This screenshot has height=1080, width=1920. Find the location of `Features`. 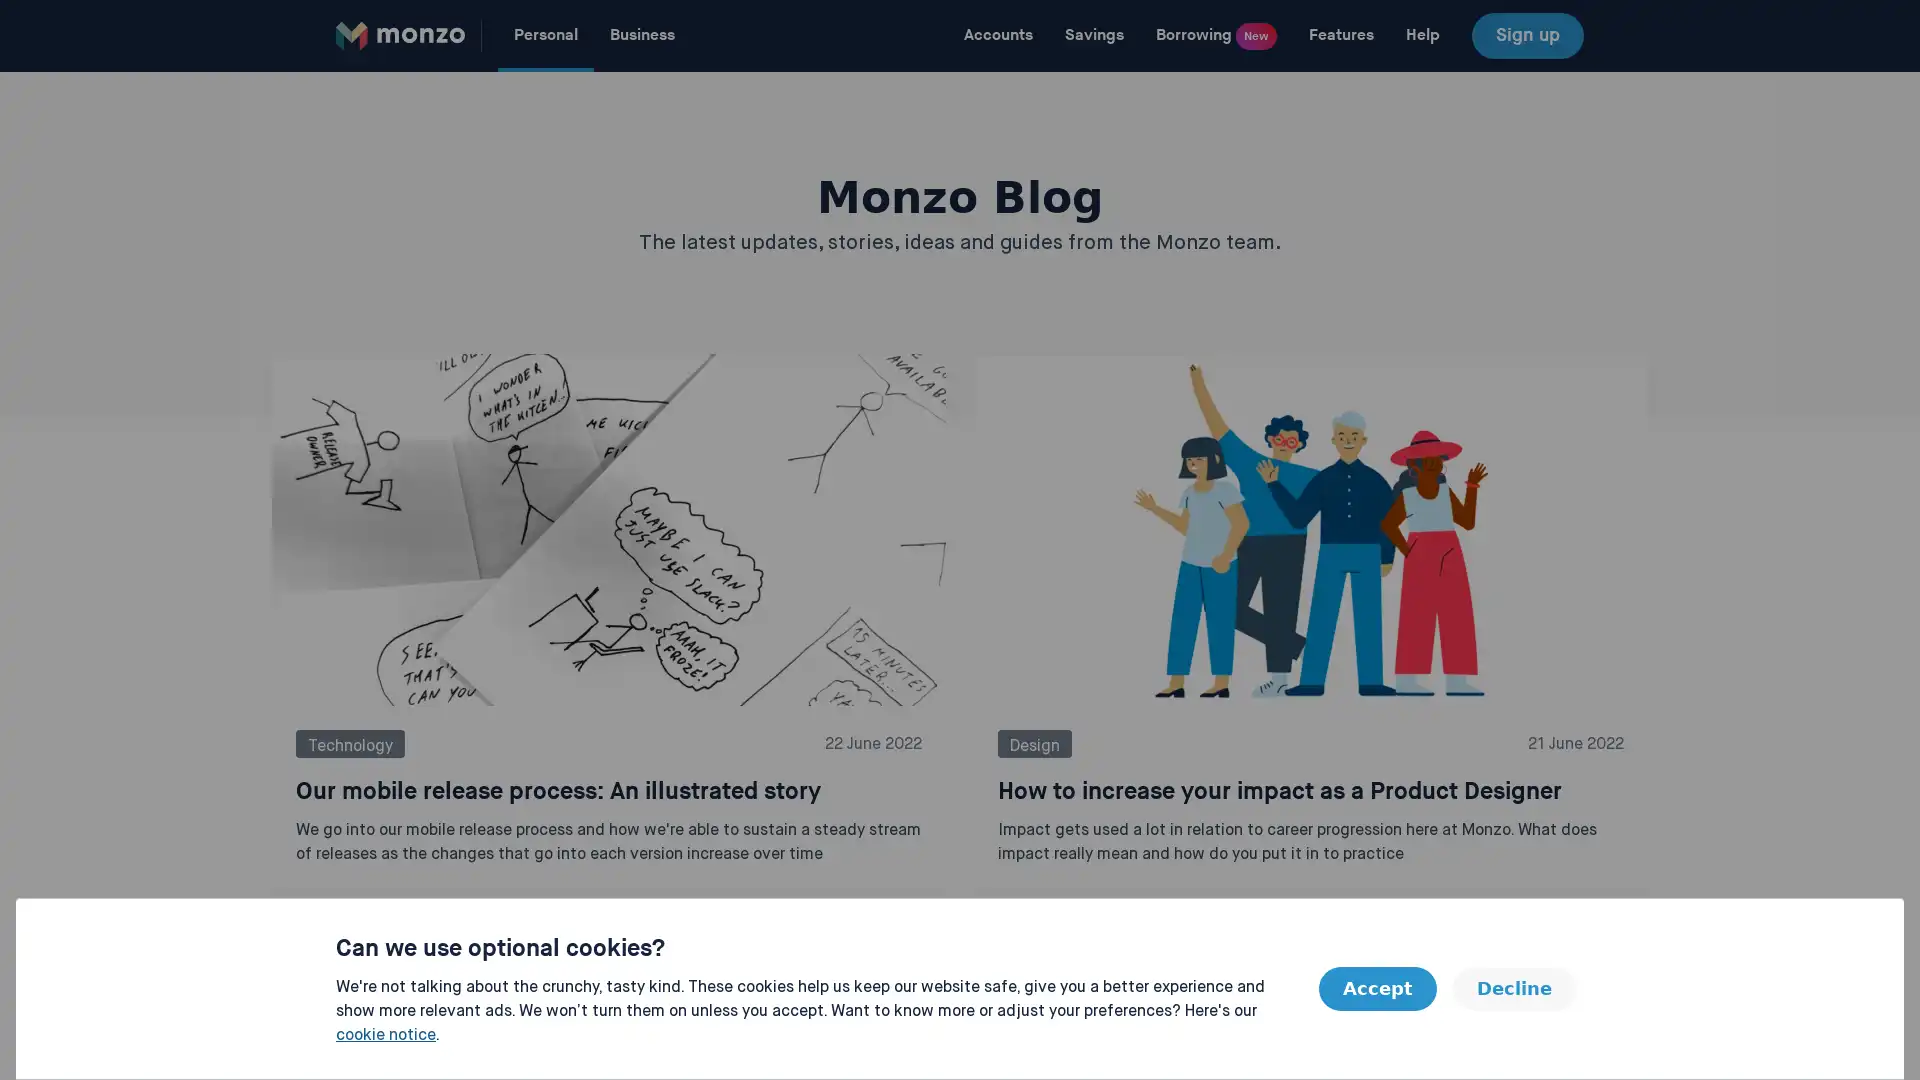

Features is located at coordinates (1341, 35).